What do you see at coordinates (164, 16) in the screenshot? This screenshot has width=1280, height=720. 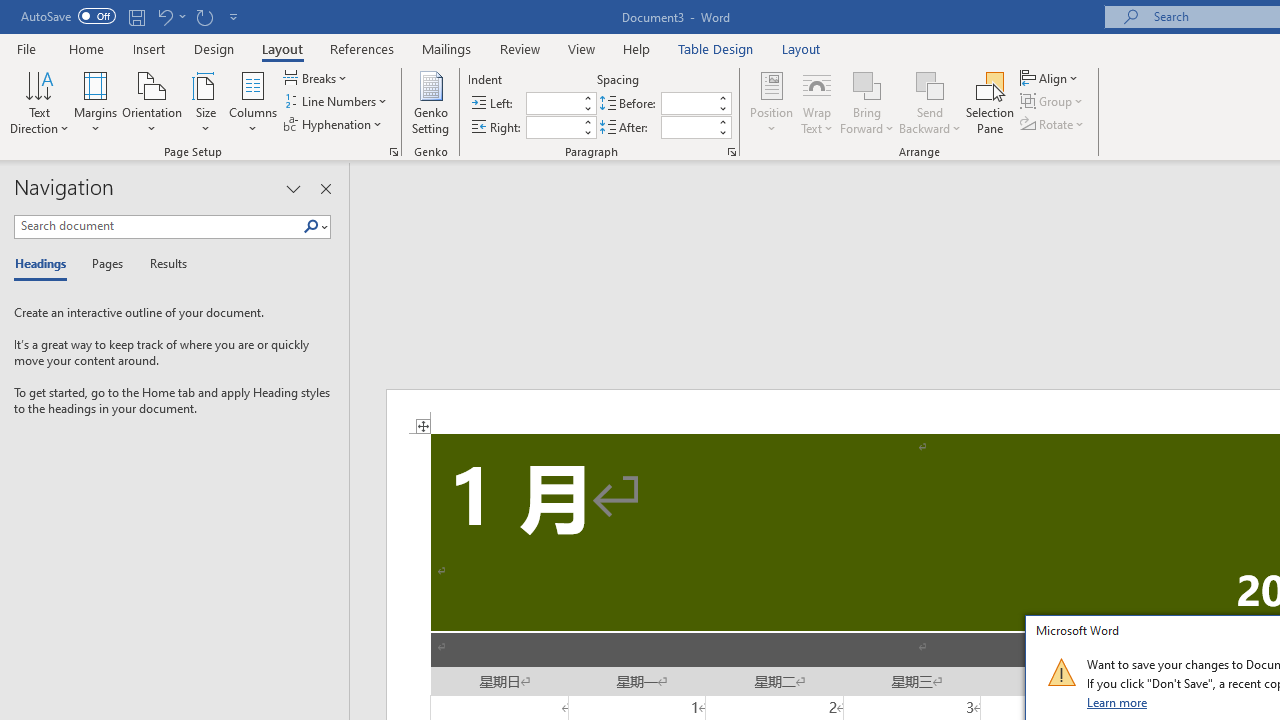 I see `'Undo Insert Row Below'` at bounding box center [164, 16].